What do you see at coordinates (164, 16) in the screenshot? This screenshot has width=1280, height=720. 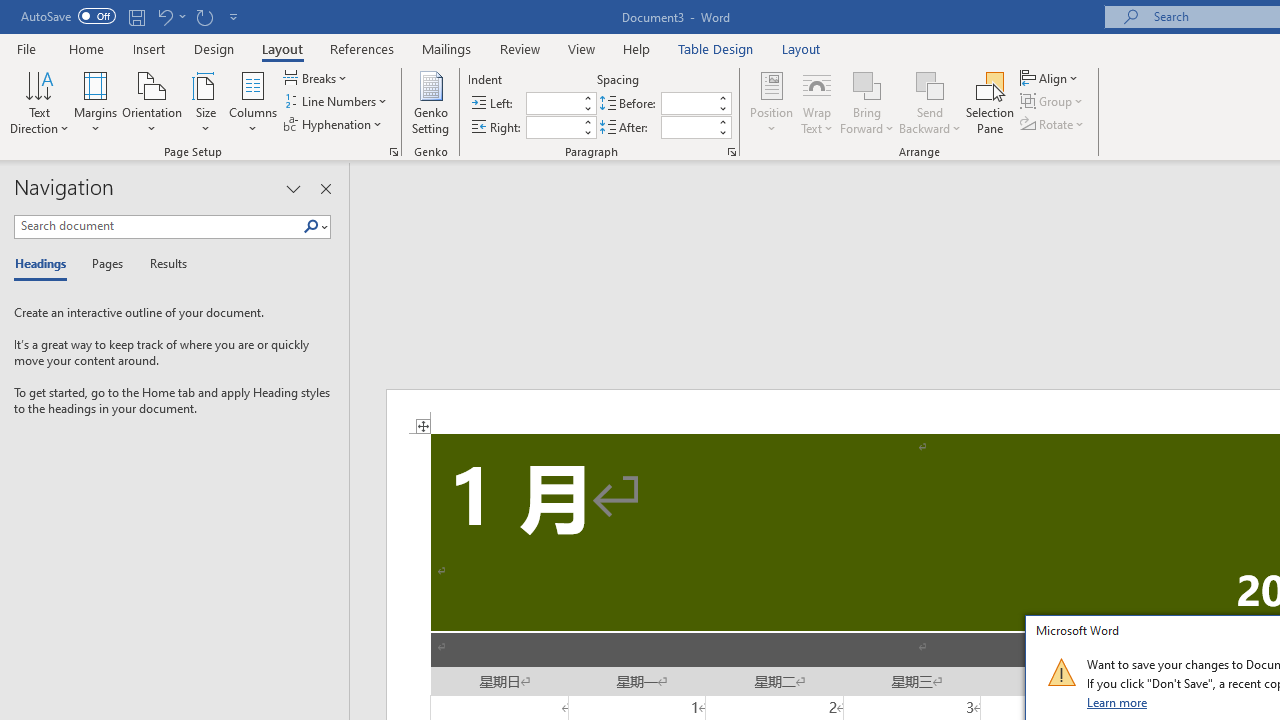 I see `'Undo Insert Row Below'` at bounding box center [164, 16].